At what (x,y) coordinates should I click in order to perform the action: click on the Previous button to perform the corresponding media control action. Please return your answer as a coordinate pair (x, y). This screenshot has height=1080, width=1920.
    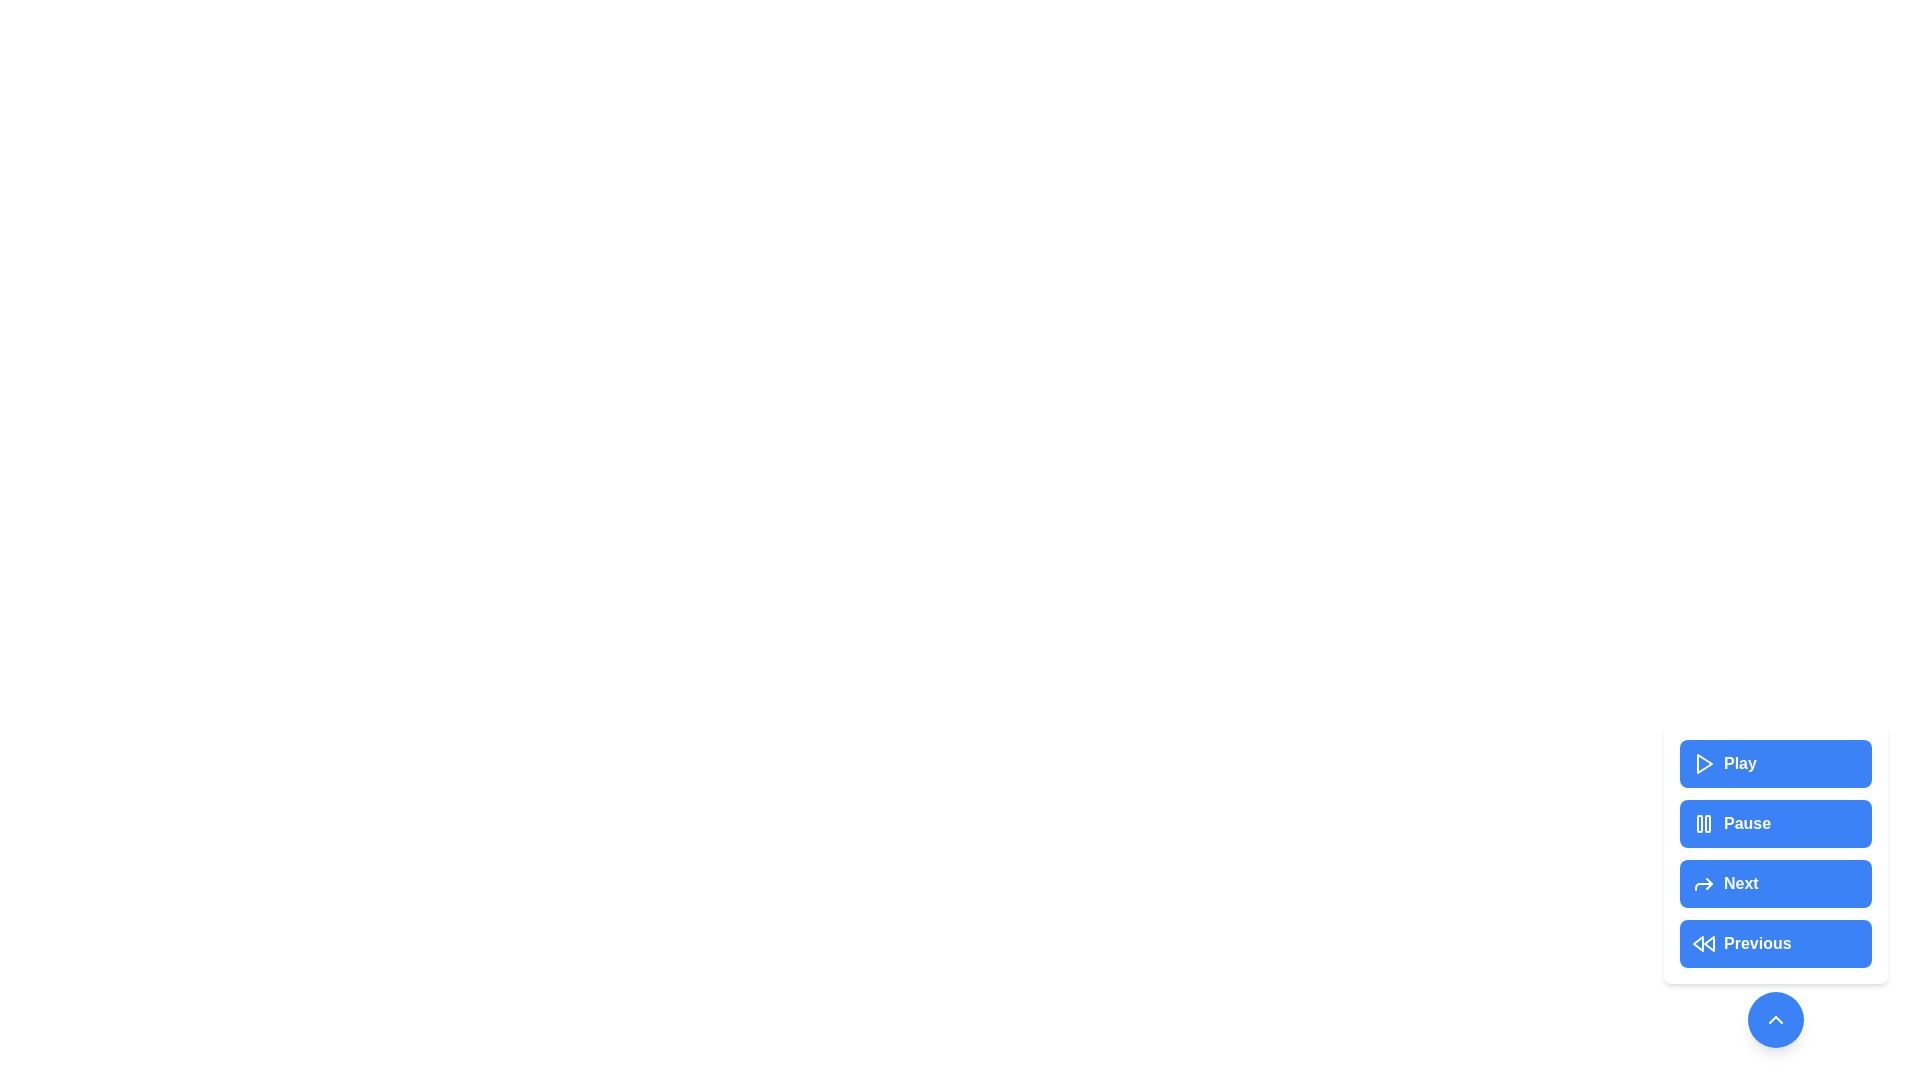
    Looking at the image, I should click on (1776, 944).